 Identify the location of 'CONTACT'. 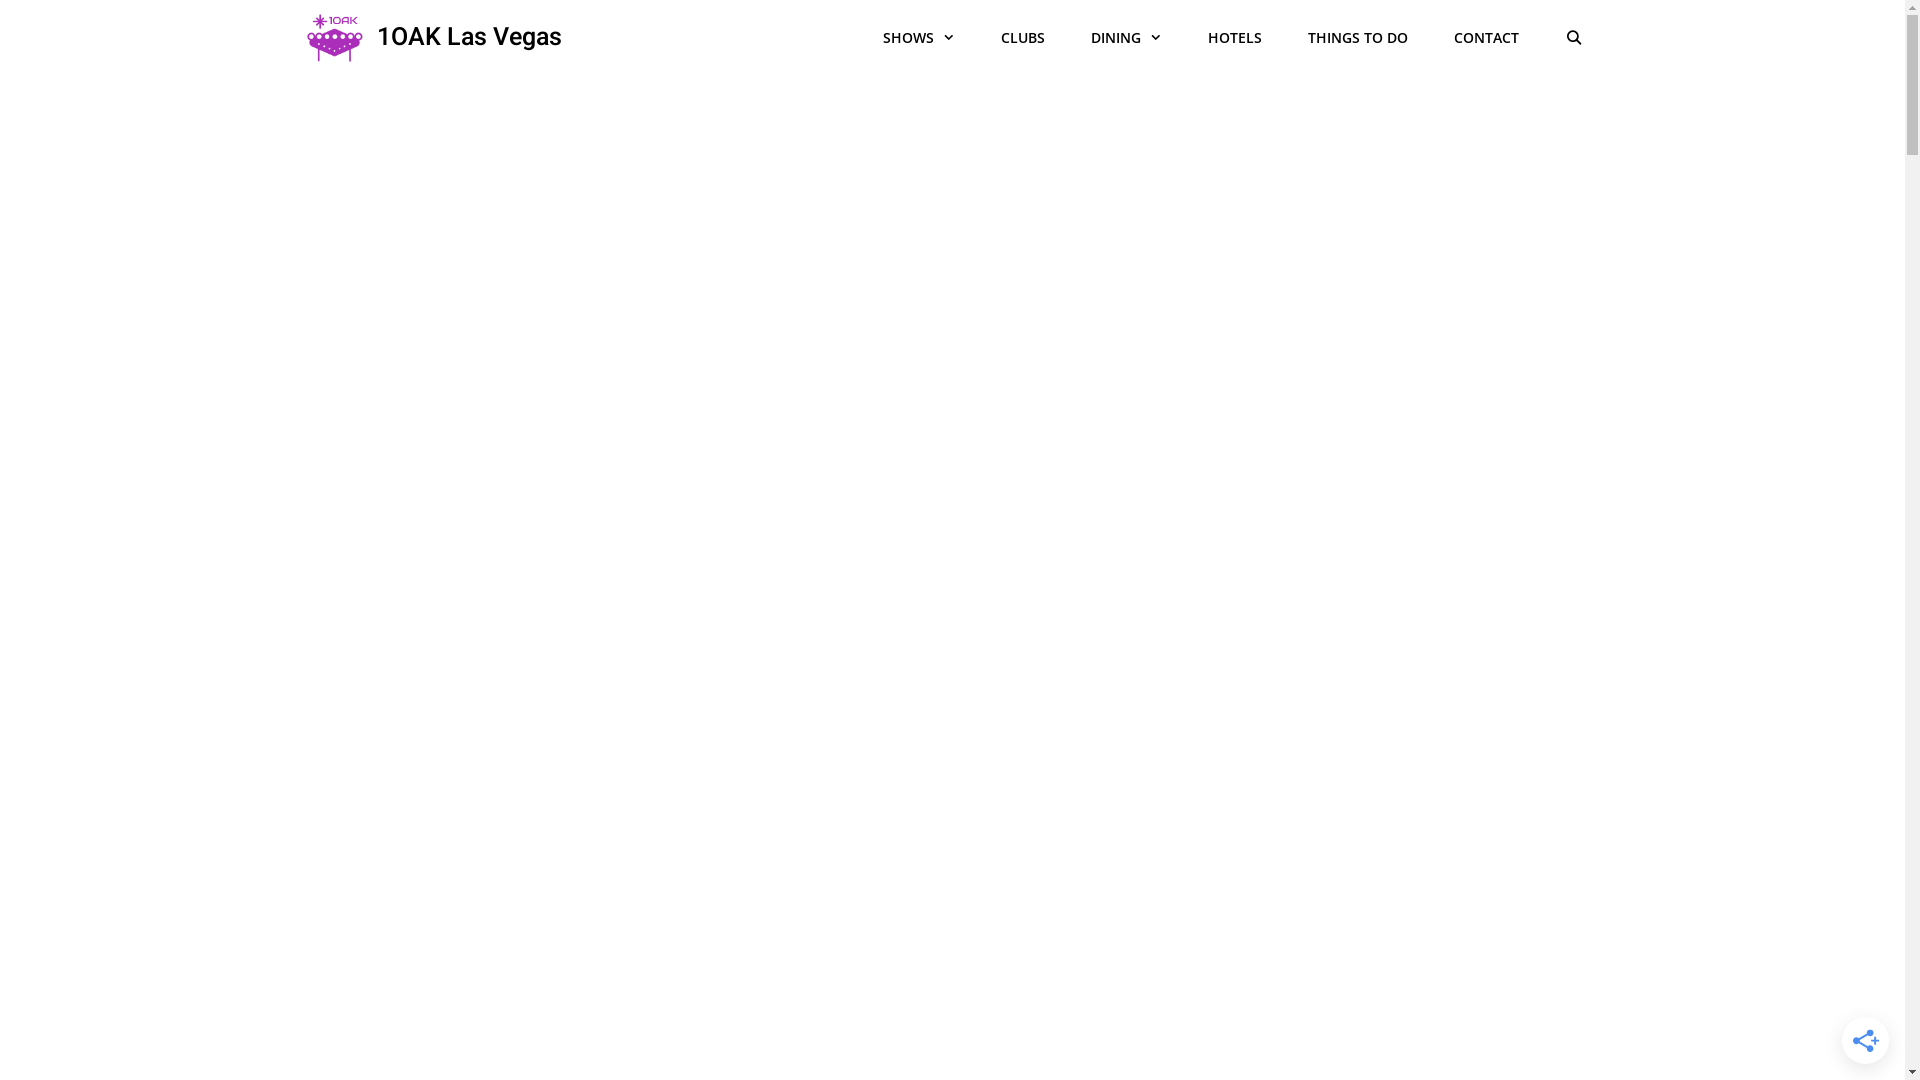
(1486, 38).